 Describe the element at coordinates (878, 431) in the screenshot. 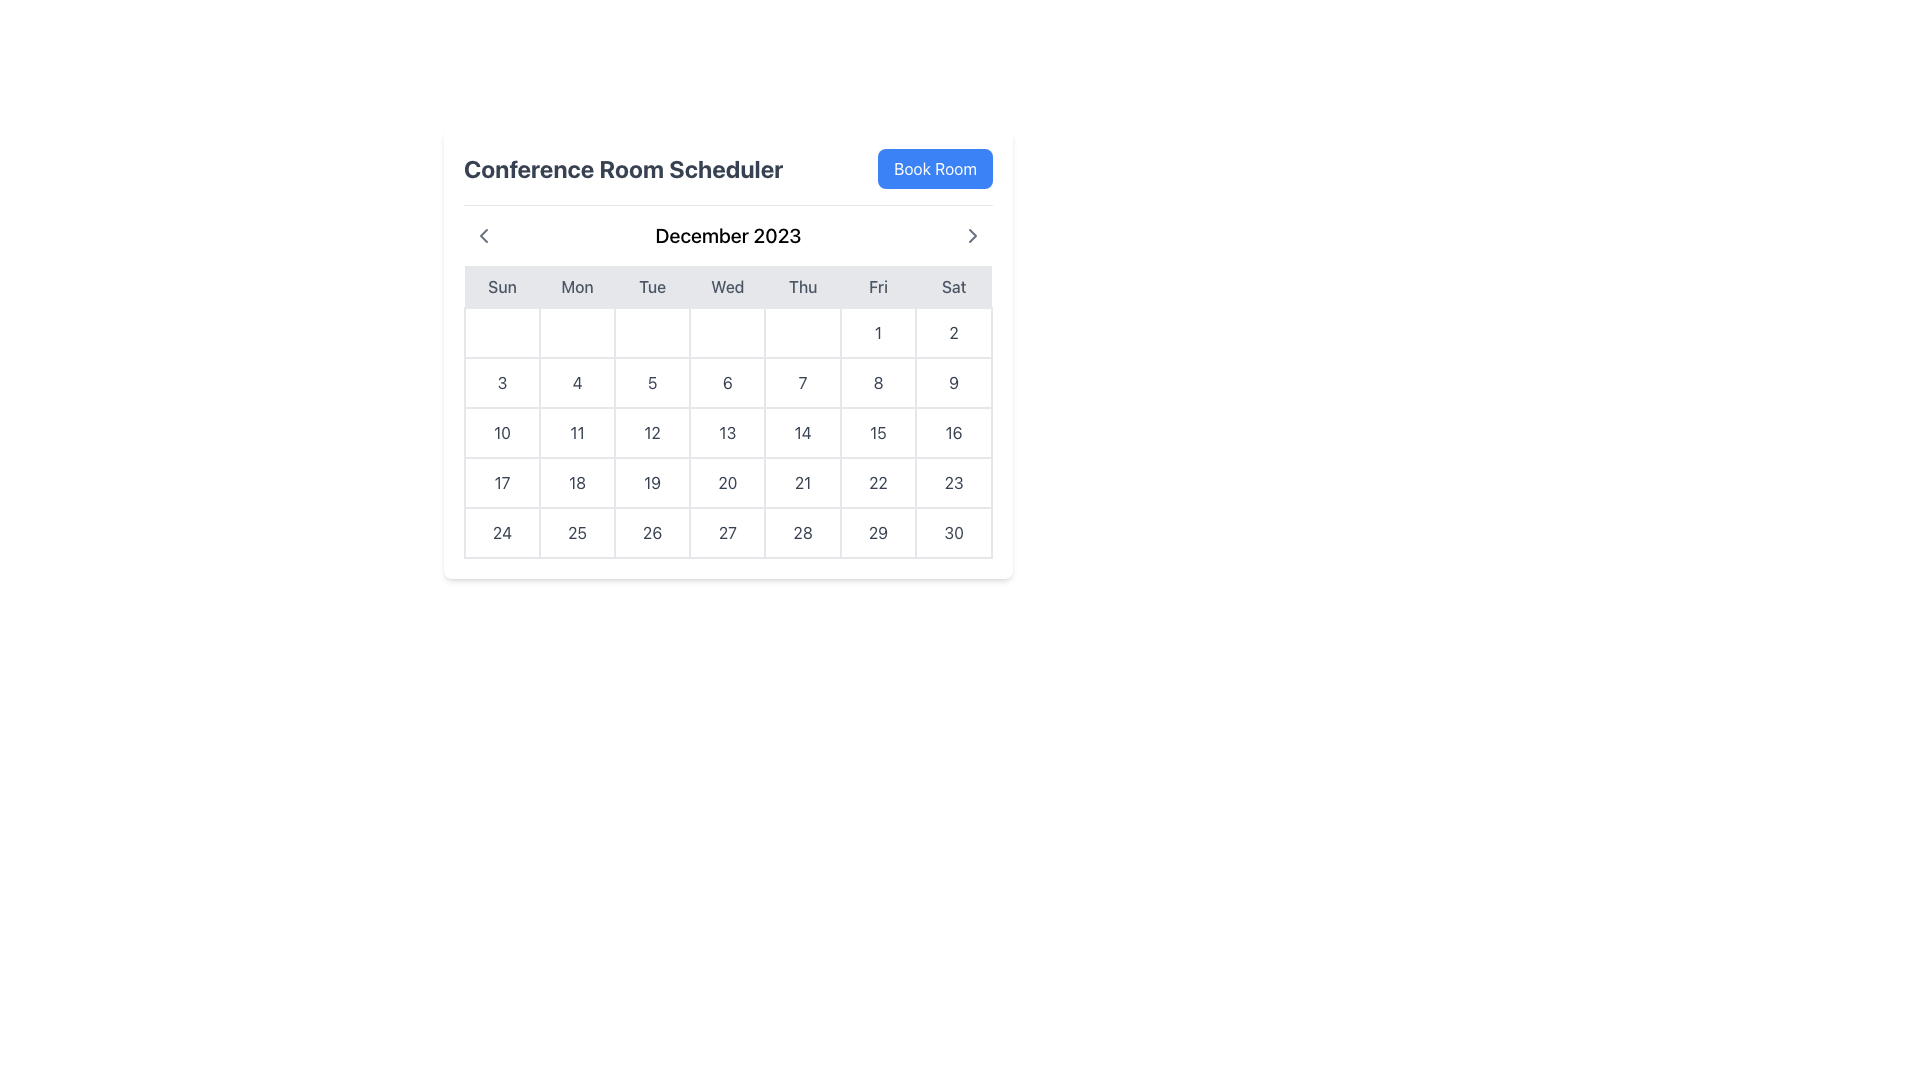

I see `the clickable item representing the 15th day of the month in the calendar grid` at that location.